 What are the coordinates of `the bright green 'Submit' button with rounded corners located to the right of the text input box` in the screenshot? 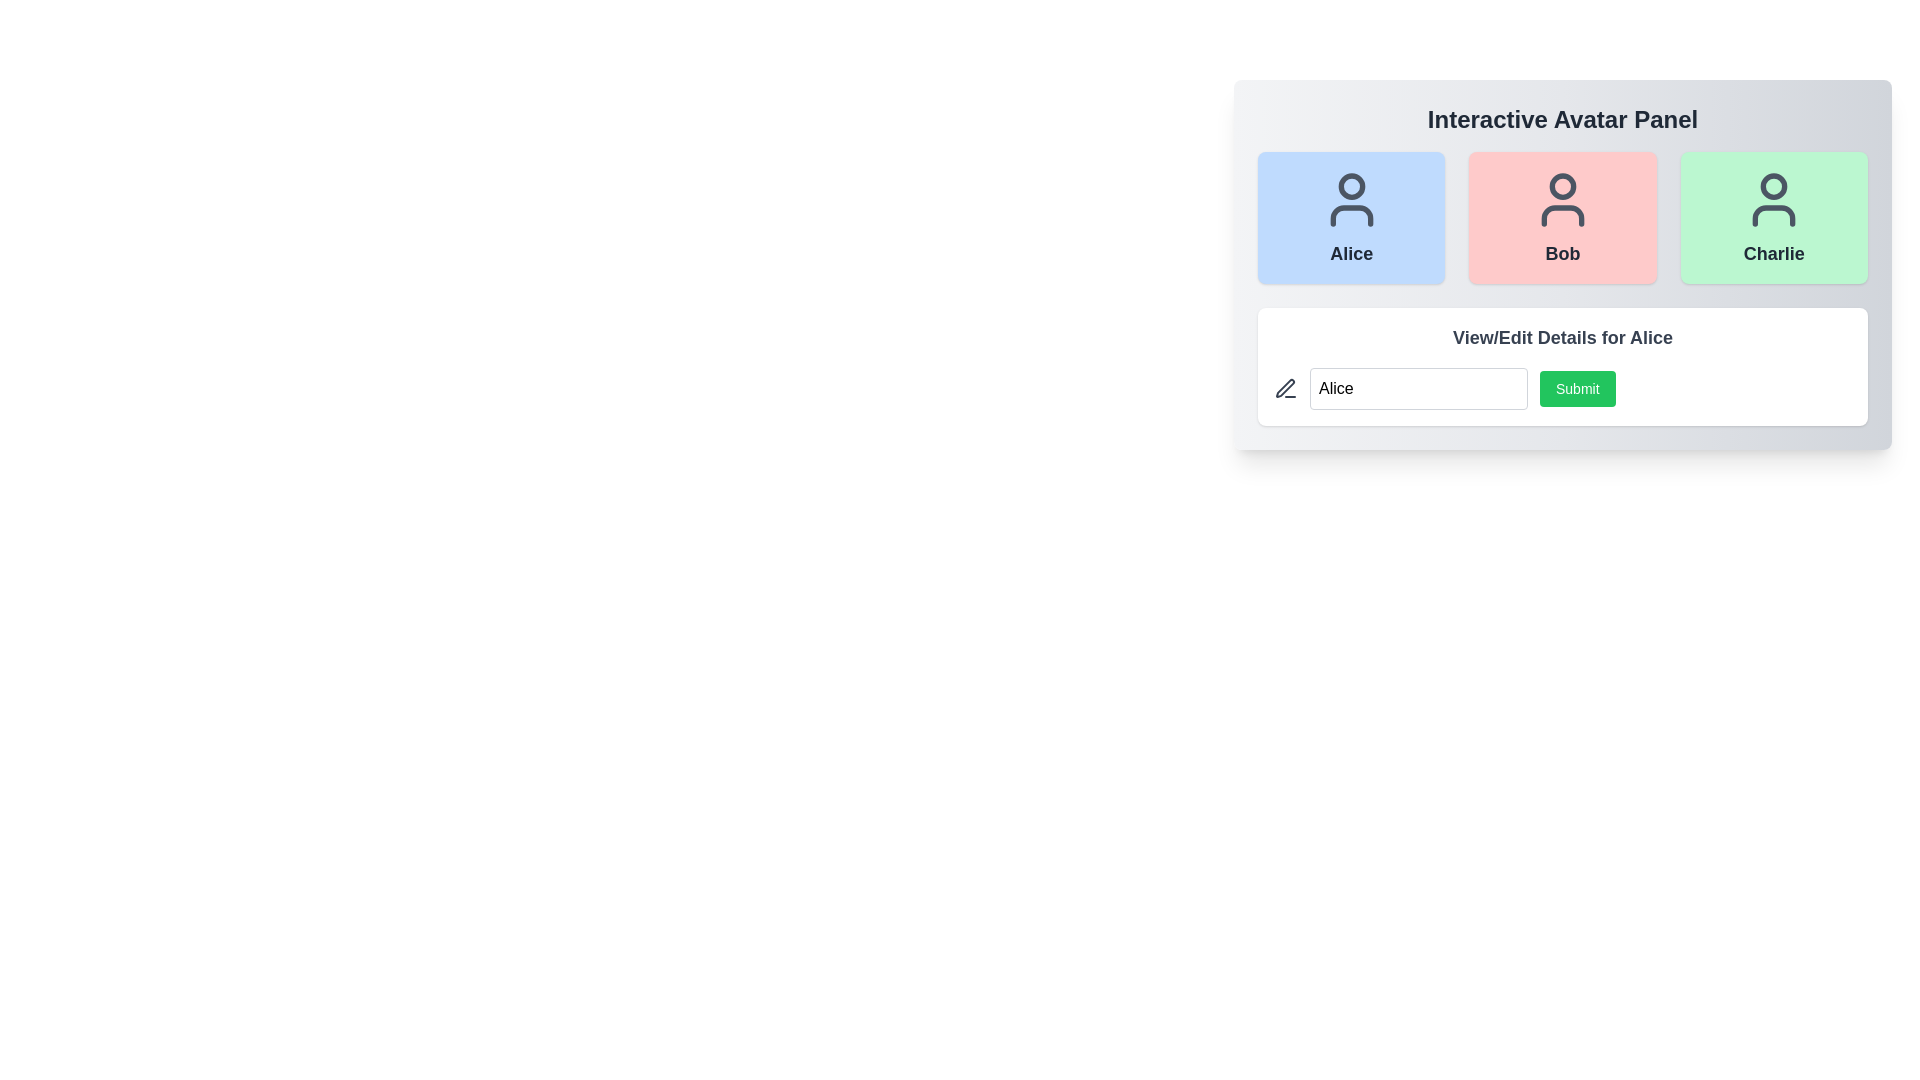 It's located at (1576, 389).